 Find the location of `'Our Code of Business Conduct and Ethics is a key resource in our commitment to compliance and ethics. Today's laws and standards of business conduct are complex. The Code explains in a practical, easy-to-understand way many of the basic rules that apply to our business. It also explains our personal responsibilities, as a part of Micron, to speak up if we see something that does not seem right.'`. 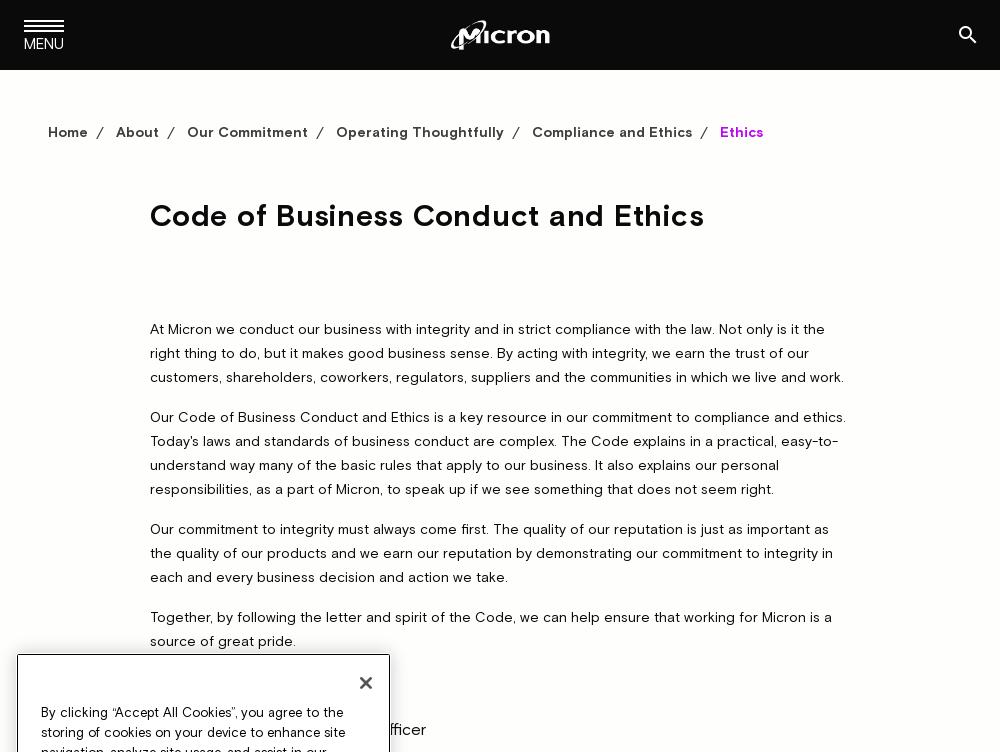

'Our Code of Business Conduct and Ethics is a key resource in our commitment to compliance and ethics. Today's laws and standards of business conduct are complex. The Code explains in a practical, easy-to-understand way many of the basic rules that apply to our business. It also explains our personal responsibilities, as a part of Micron, to speak up if we see something that does not seem right.' is located at coordinates (150, 451).